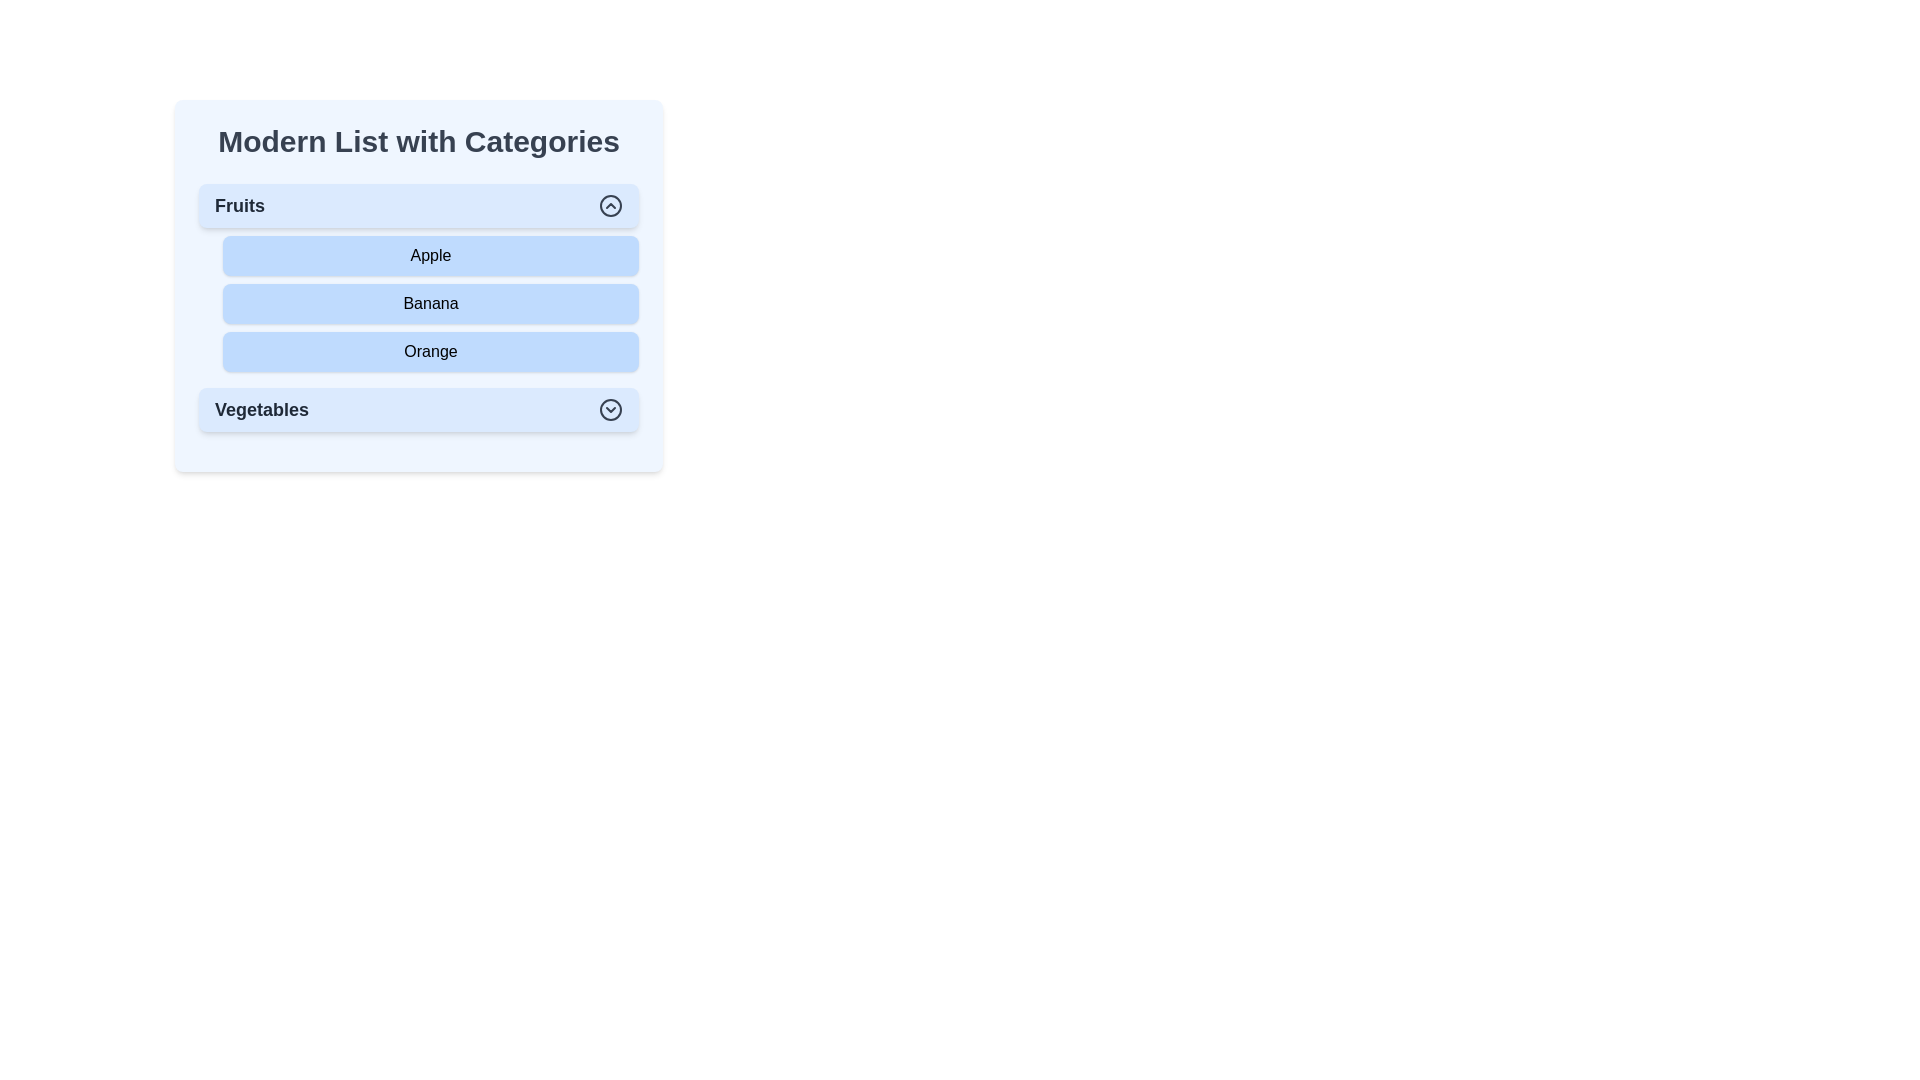  Describe the element at coordinates (430, 350) in the screenshot. I see `the item Orange from the list` at that location.